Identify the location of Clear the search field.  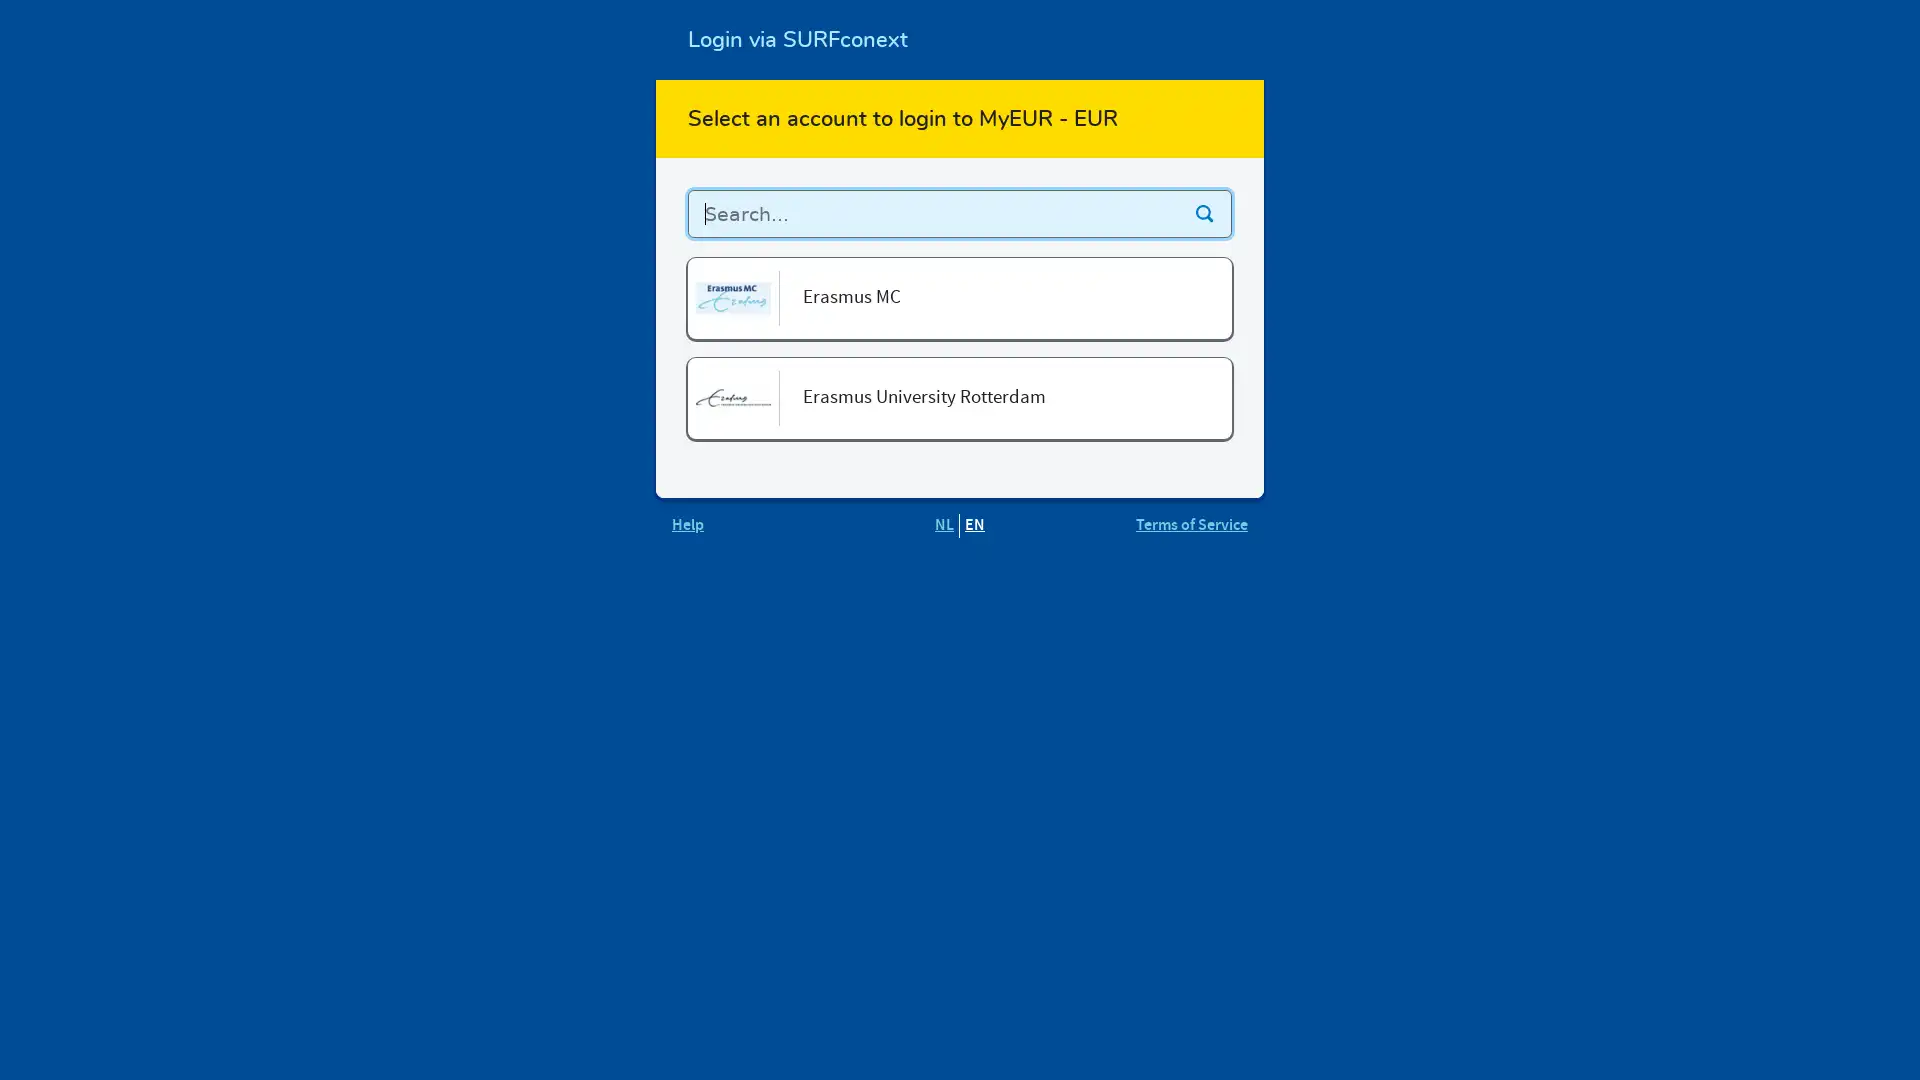
(1203, 213).